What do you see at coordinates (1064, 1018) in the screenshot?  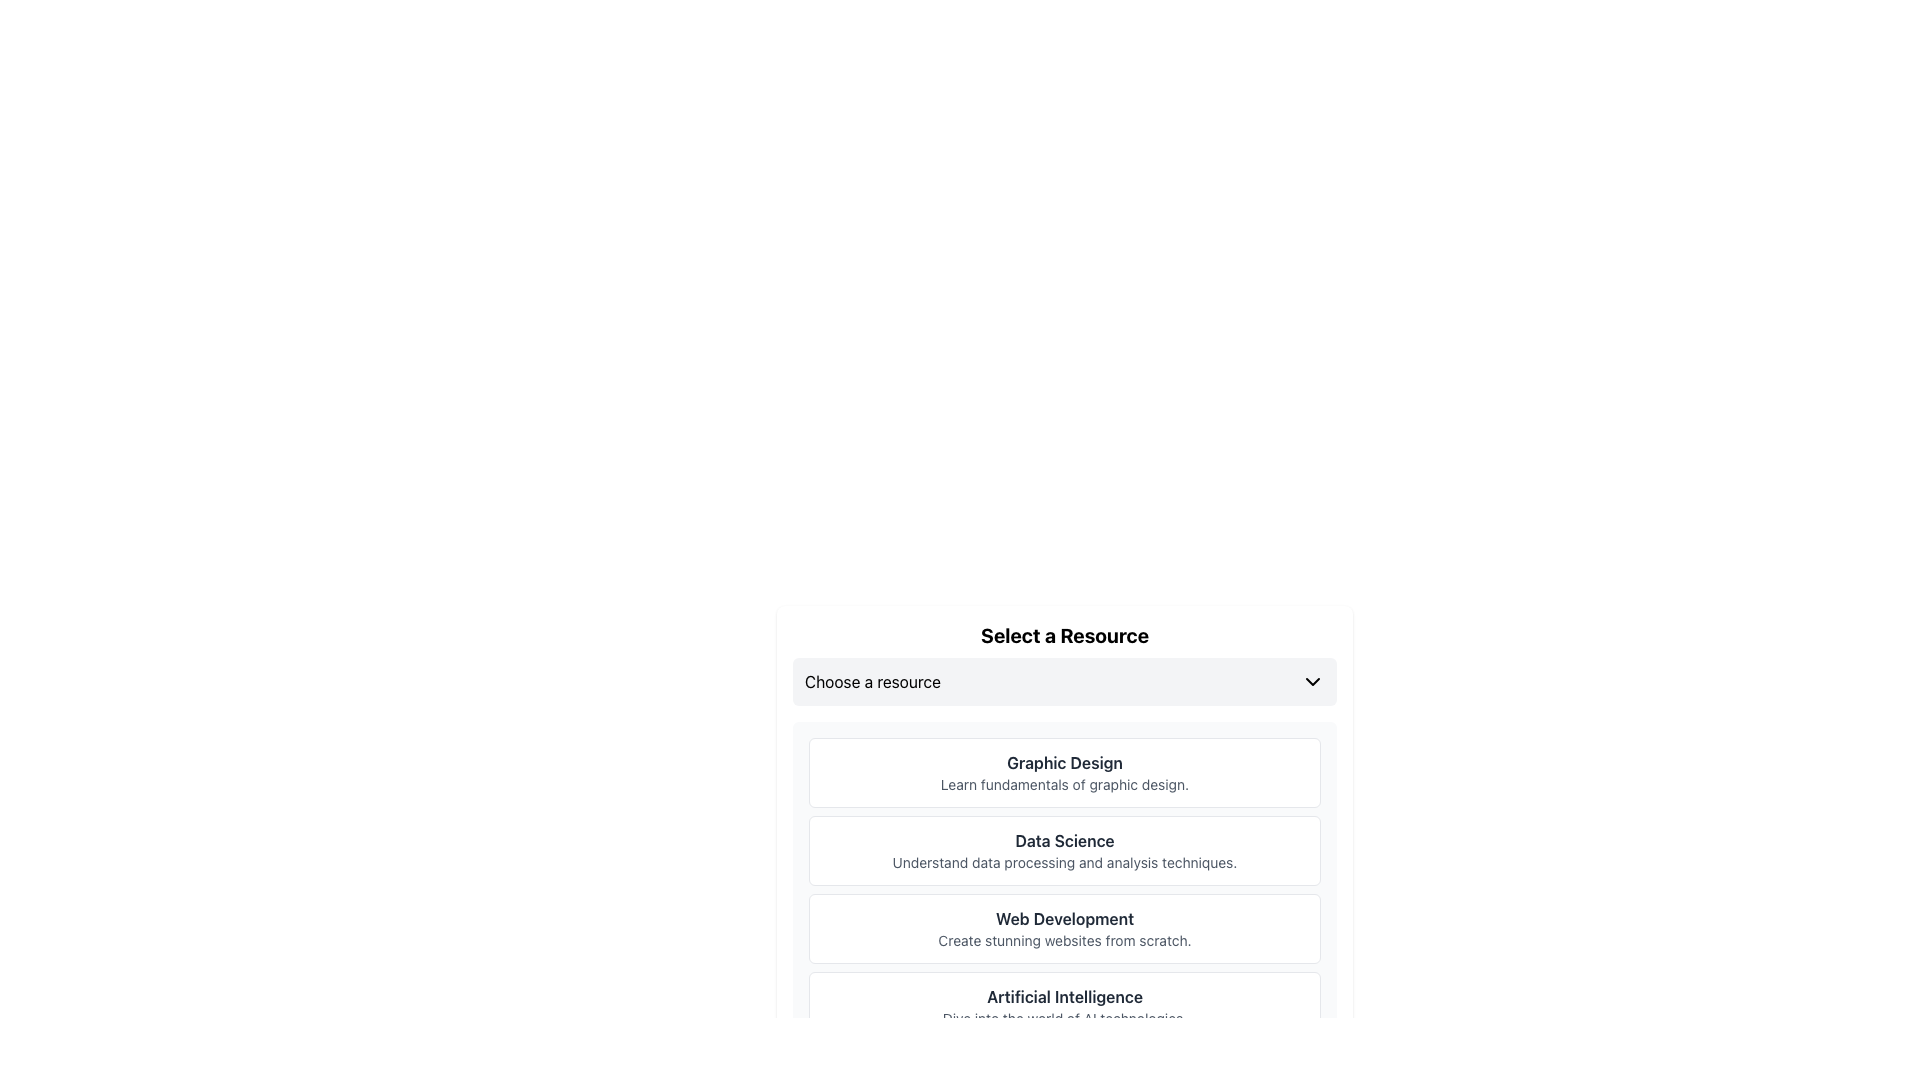 I see `the text label that reads 'Dive into the world of AI technologies.', located beneath the bold title 'Artificial Intelligence' in the 'Select a Resource' section` at bounding box center [1064, 1018].